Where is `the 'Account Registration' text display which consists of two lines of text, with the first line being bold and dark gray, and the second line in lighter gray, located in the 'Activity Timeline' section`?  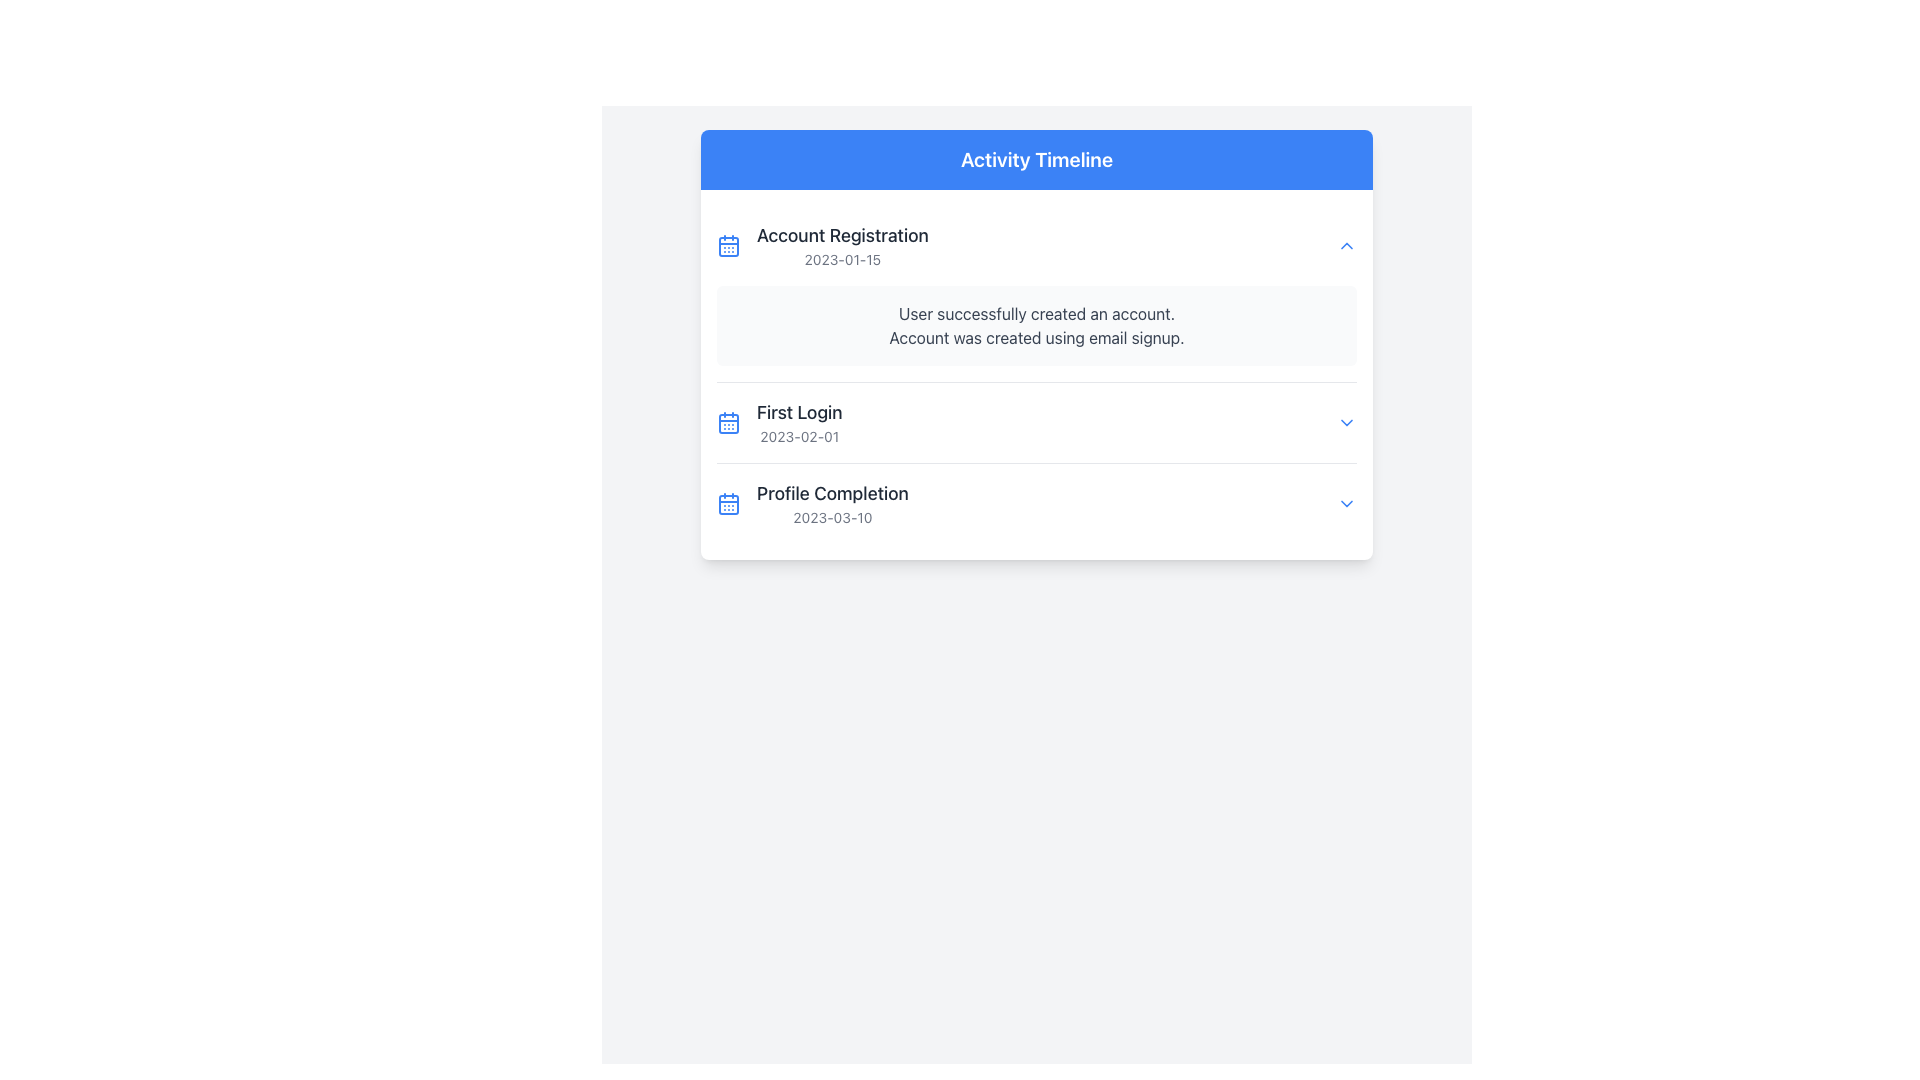 the 'Account Registration' text display which consists of two lines of text, with the first line being bold and dark gray, and the second line in lighter gray, located in the 'Activity Timeline' section is located at coordinates (842, 245).